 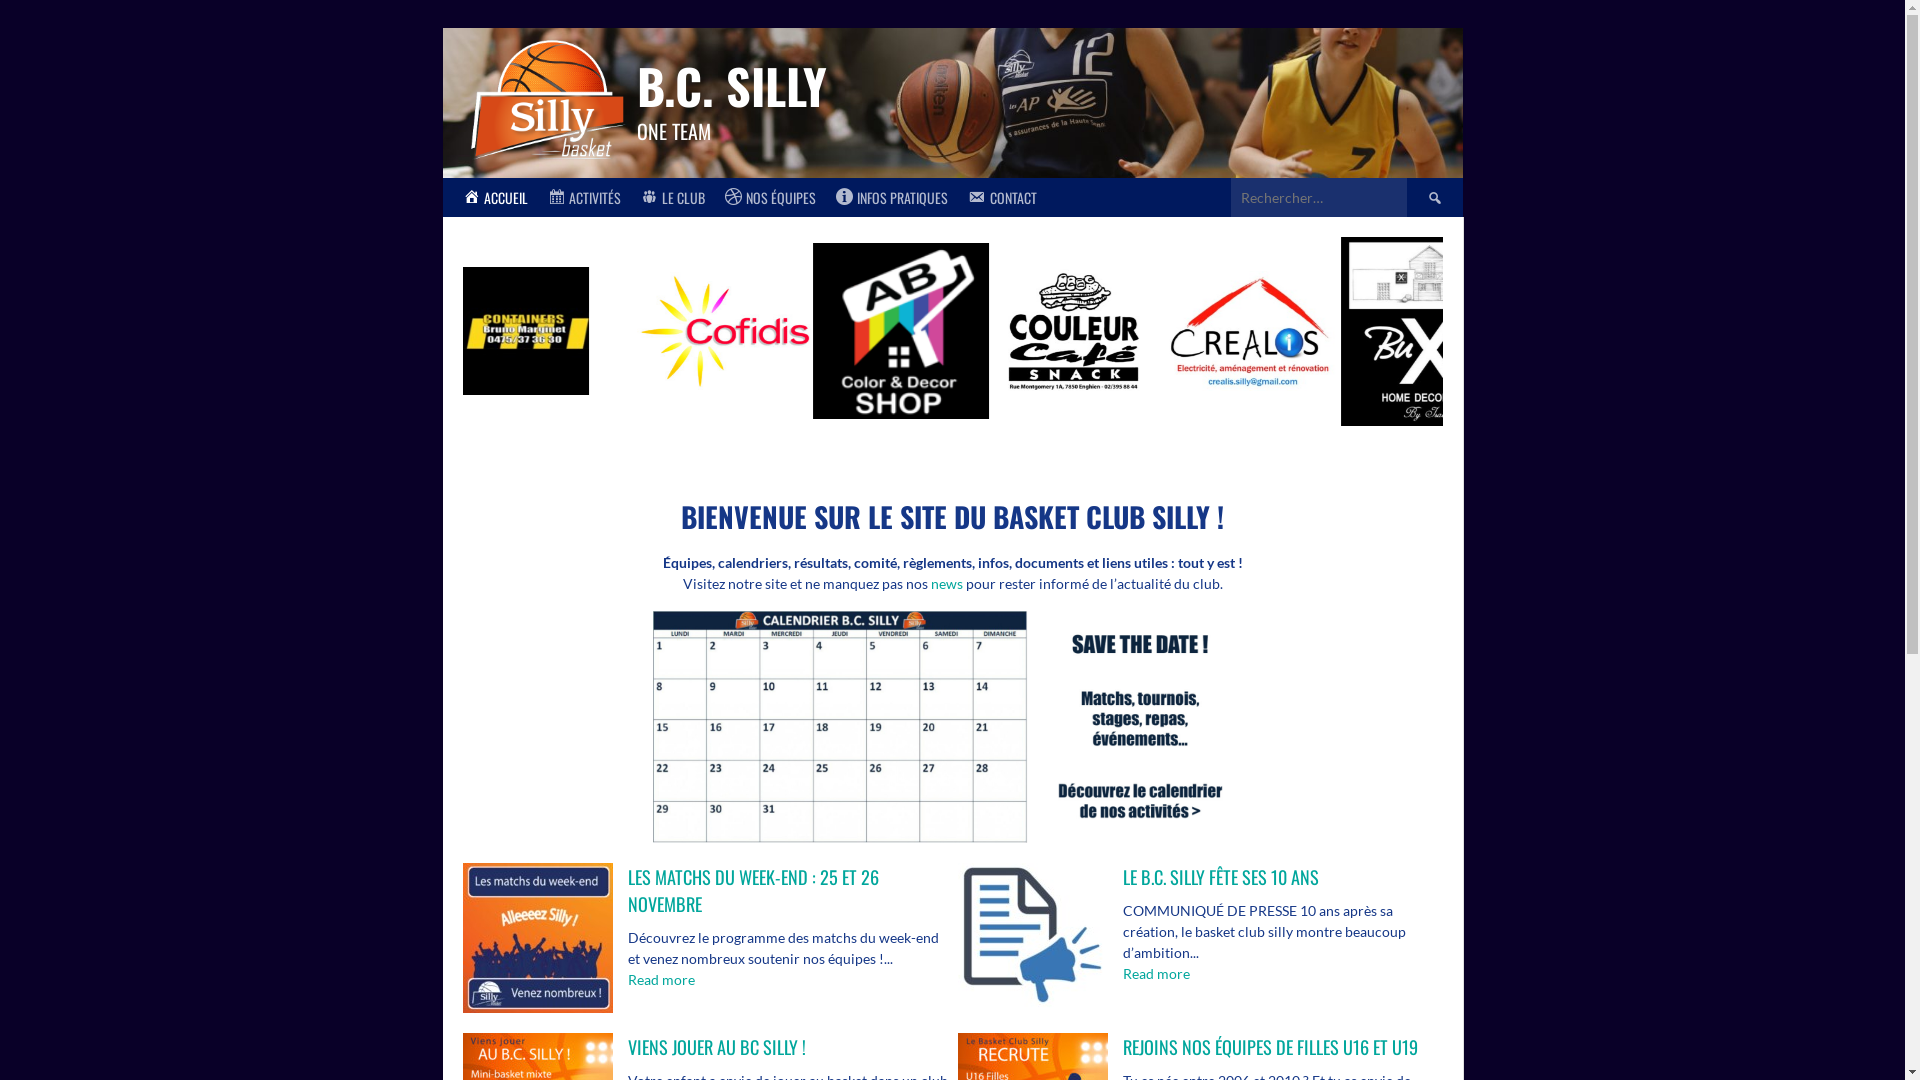 I want to click on 'VIENS JOUER AU BC SILLY !', so click(x=716, y=1045).